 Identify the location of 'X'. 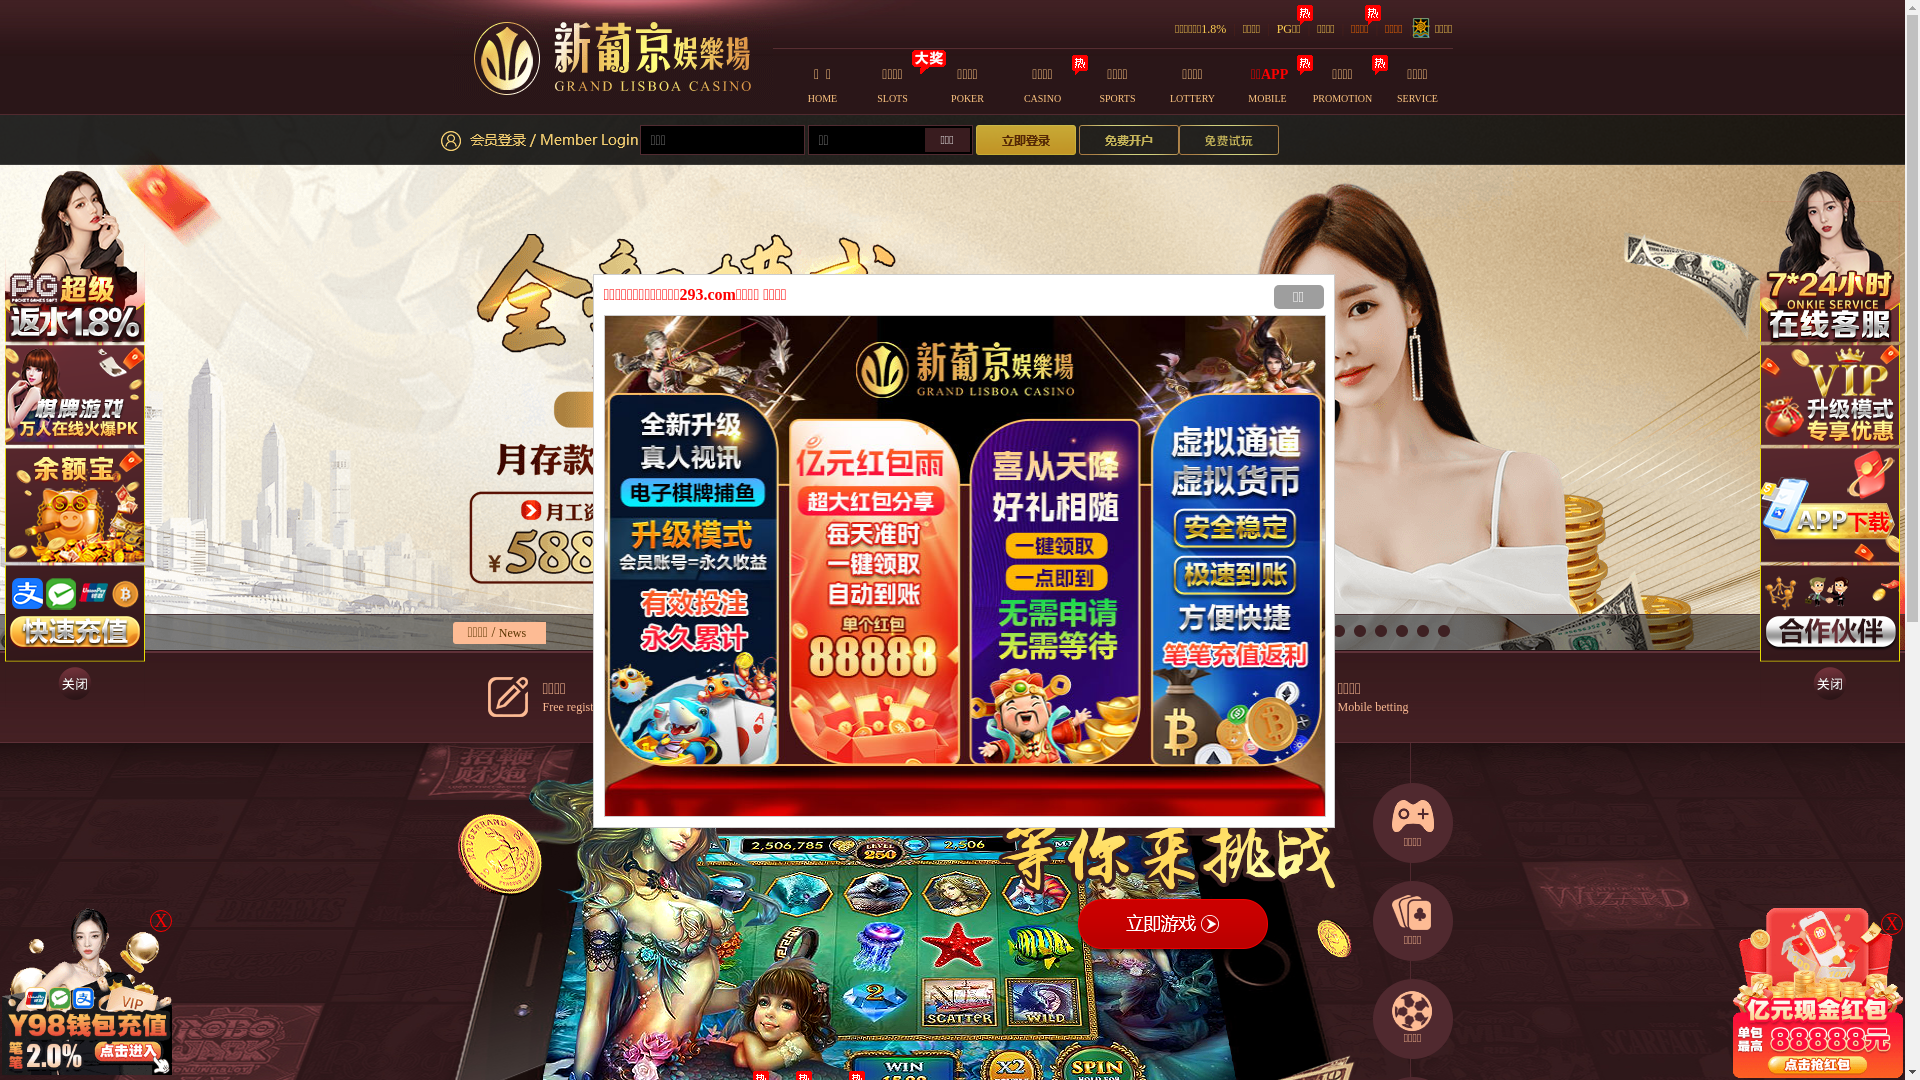
(161, 921).